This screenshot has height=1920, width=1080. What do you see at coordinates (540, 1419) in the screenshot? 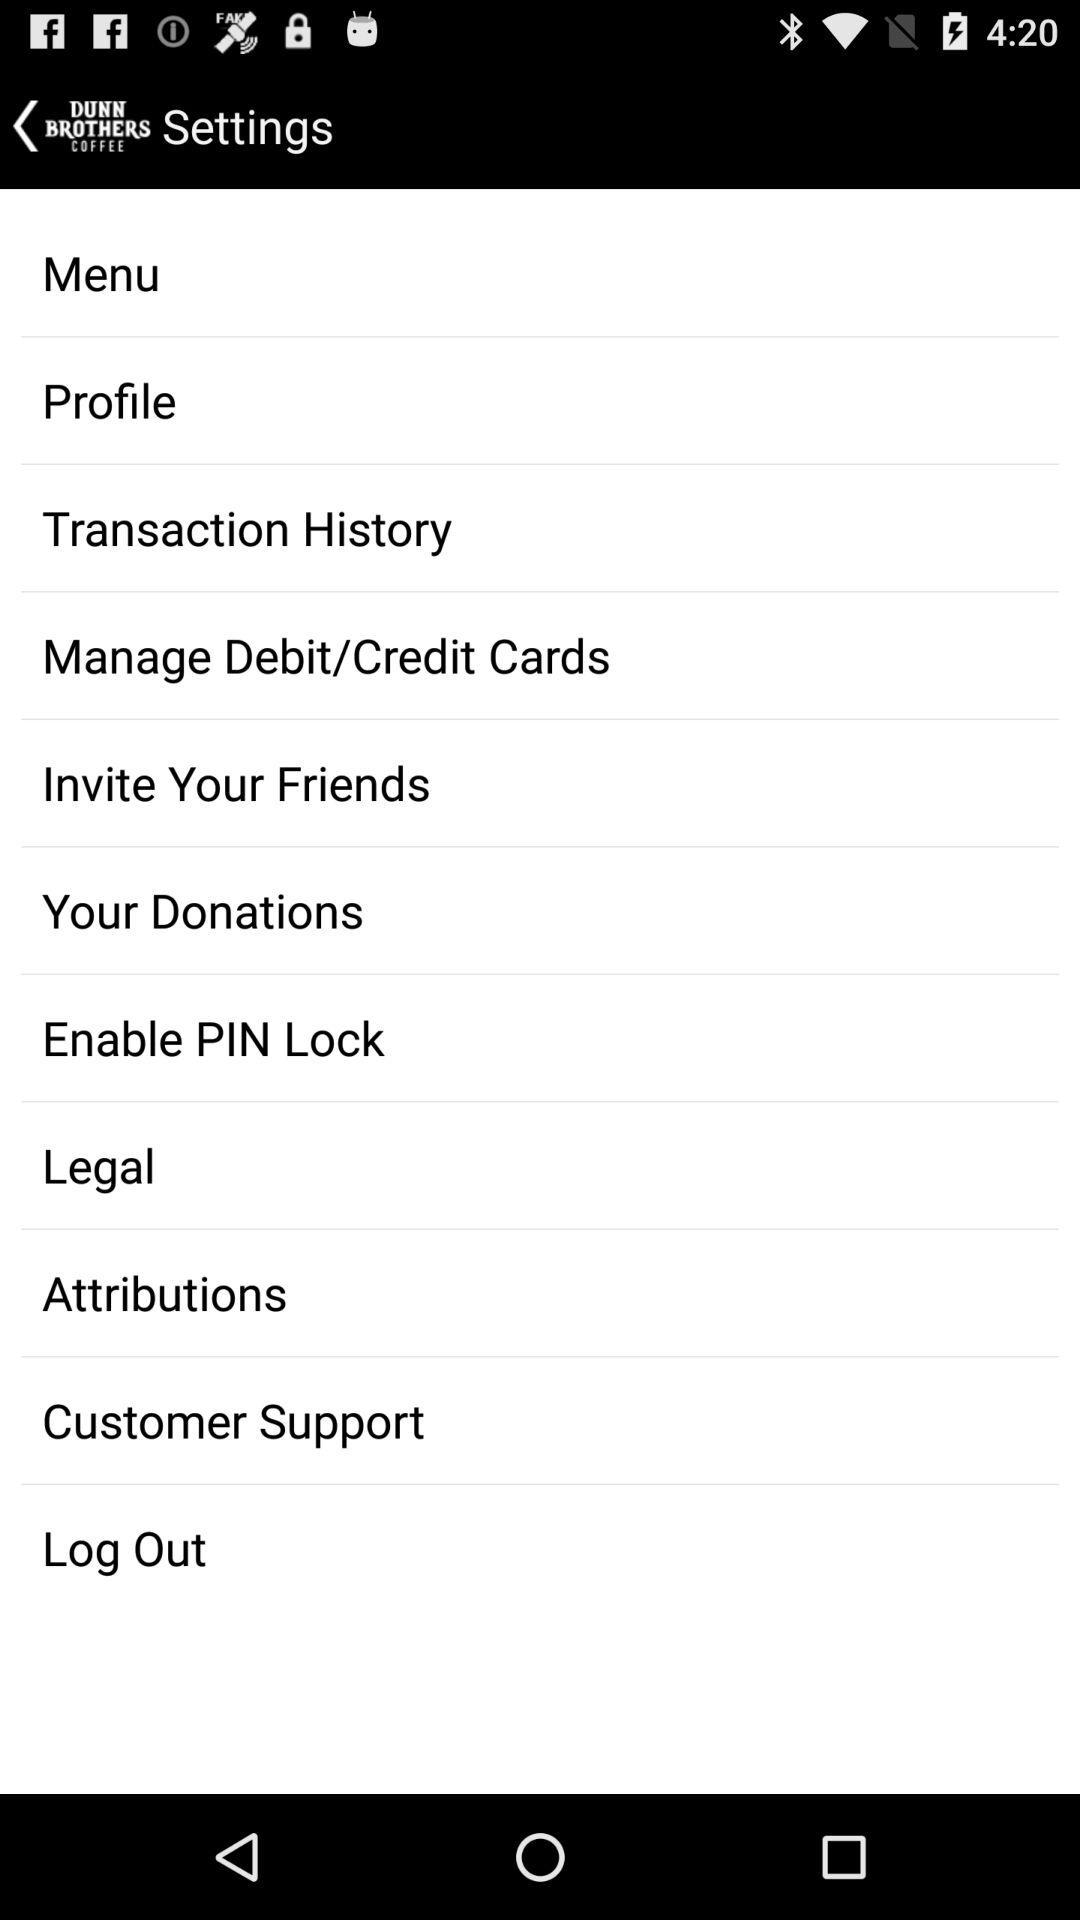
I see `the icon above the log out item` at bounding box center [540, 1419].